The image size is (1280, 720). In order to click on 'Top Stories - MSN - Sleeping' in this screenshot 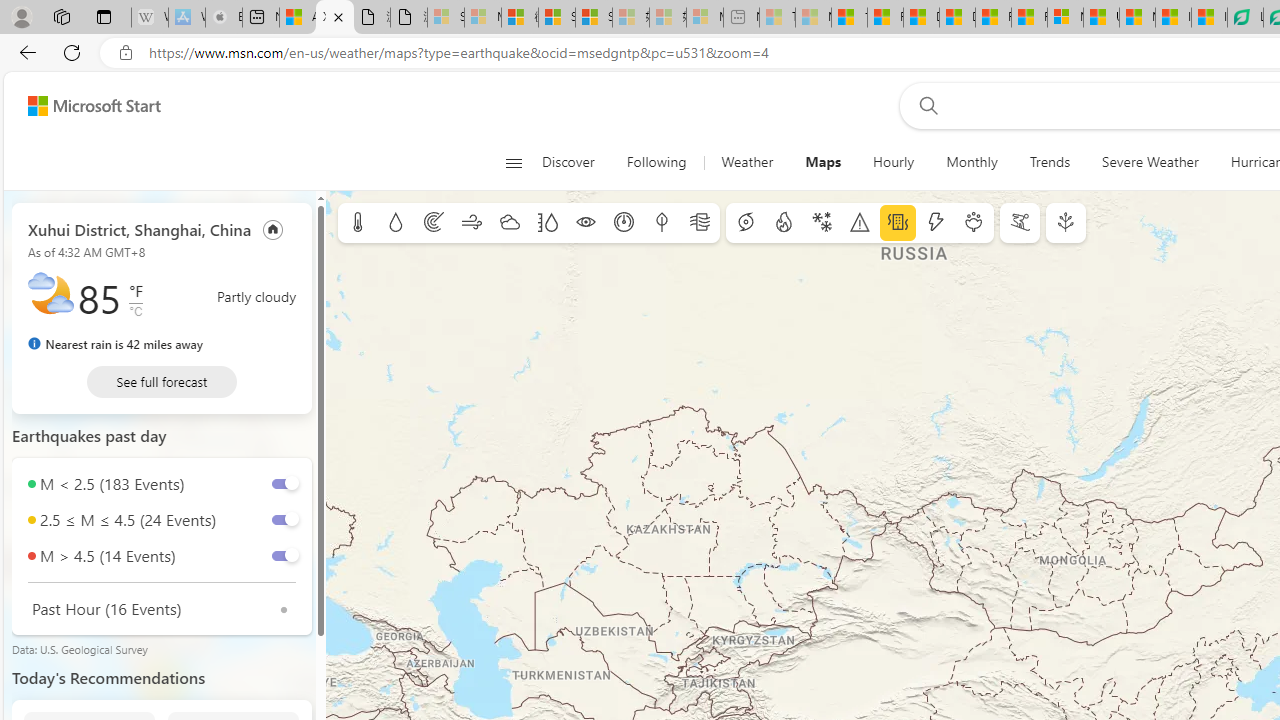, I will do `click(776, 17)`.